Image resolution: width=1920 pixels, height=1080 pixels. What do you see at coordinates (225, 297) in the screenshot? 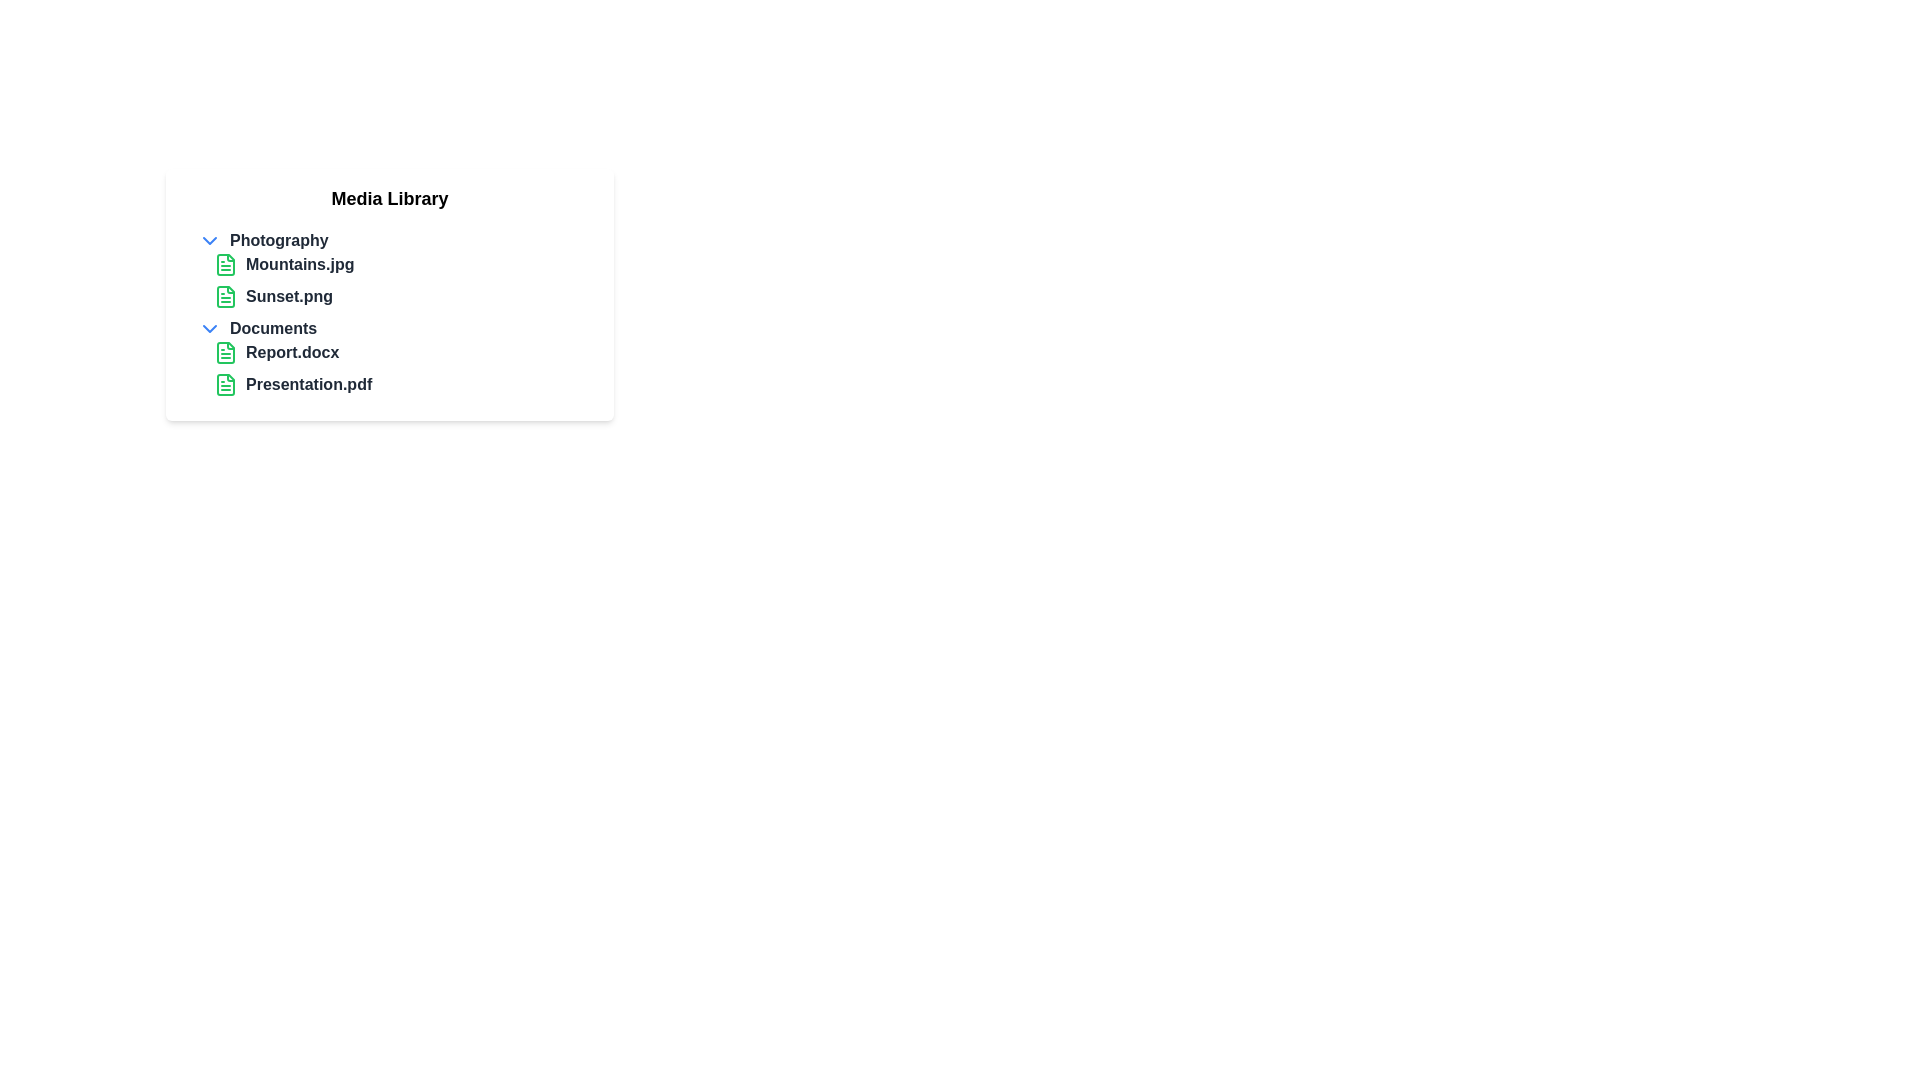
I see `the green document-like icon representing the file 'Sunset.png'` at bounding box center [225, 297].